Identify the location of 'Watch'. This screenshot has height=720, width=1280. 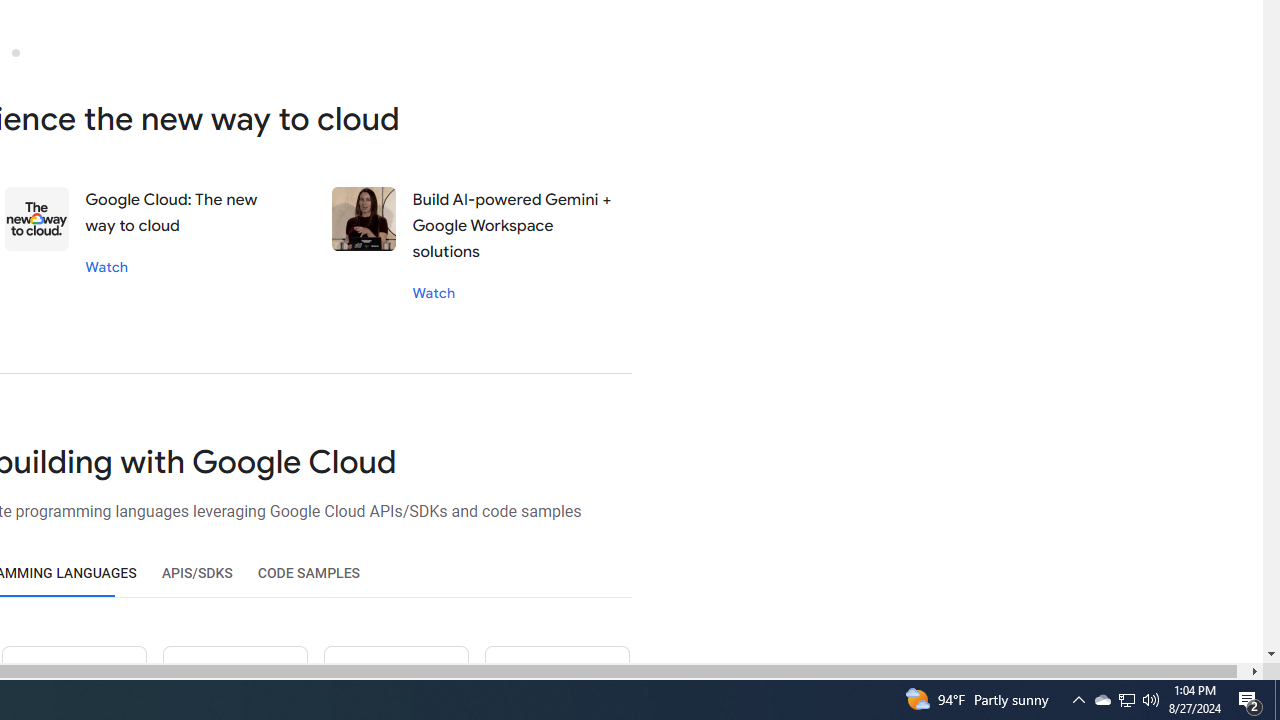
(432, 292).